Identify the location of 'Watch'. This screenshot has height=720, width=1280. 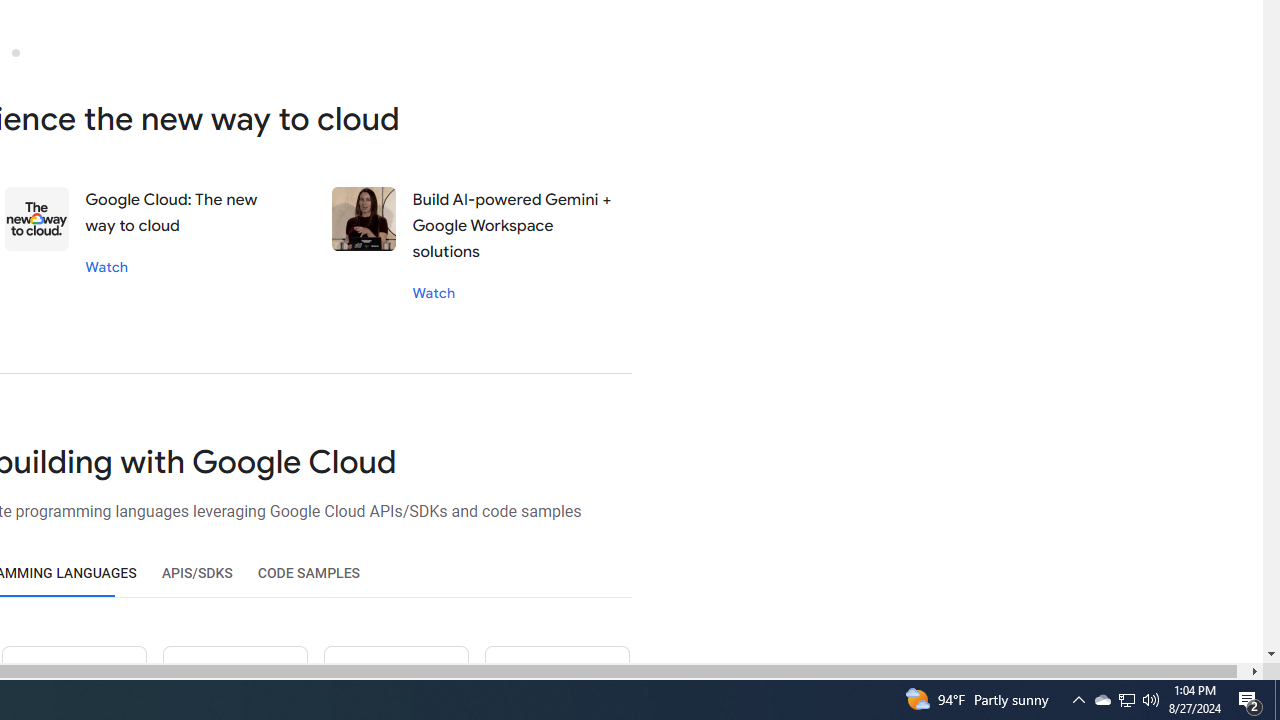
(432, 292).